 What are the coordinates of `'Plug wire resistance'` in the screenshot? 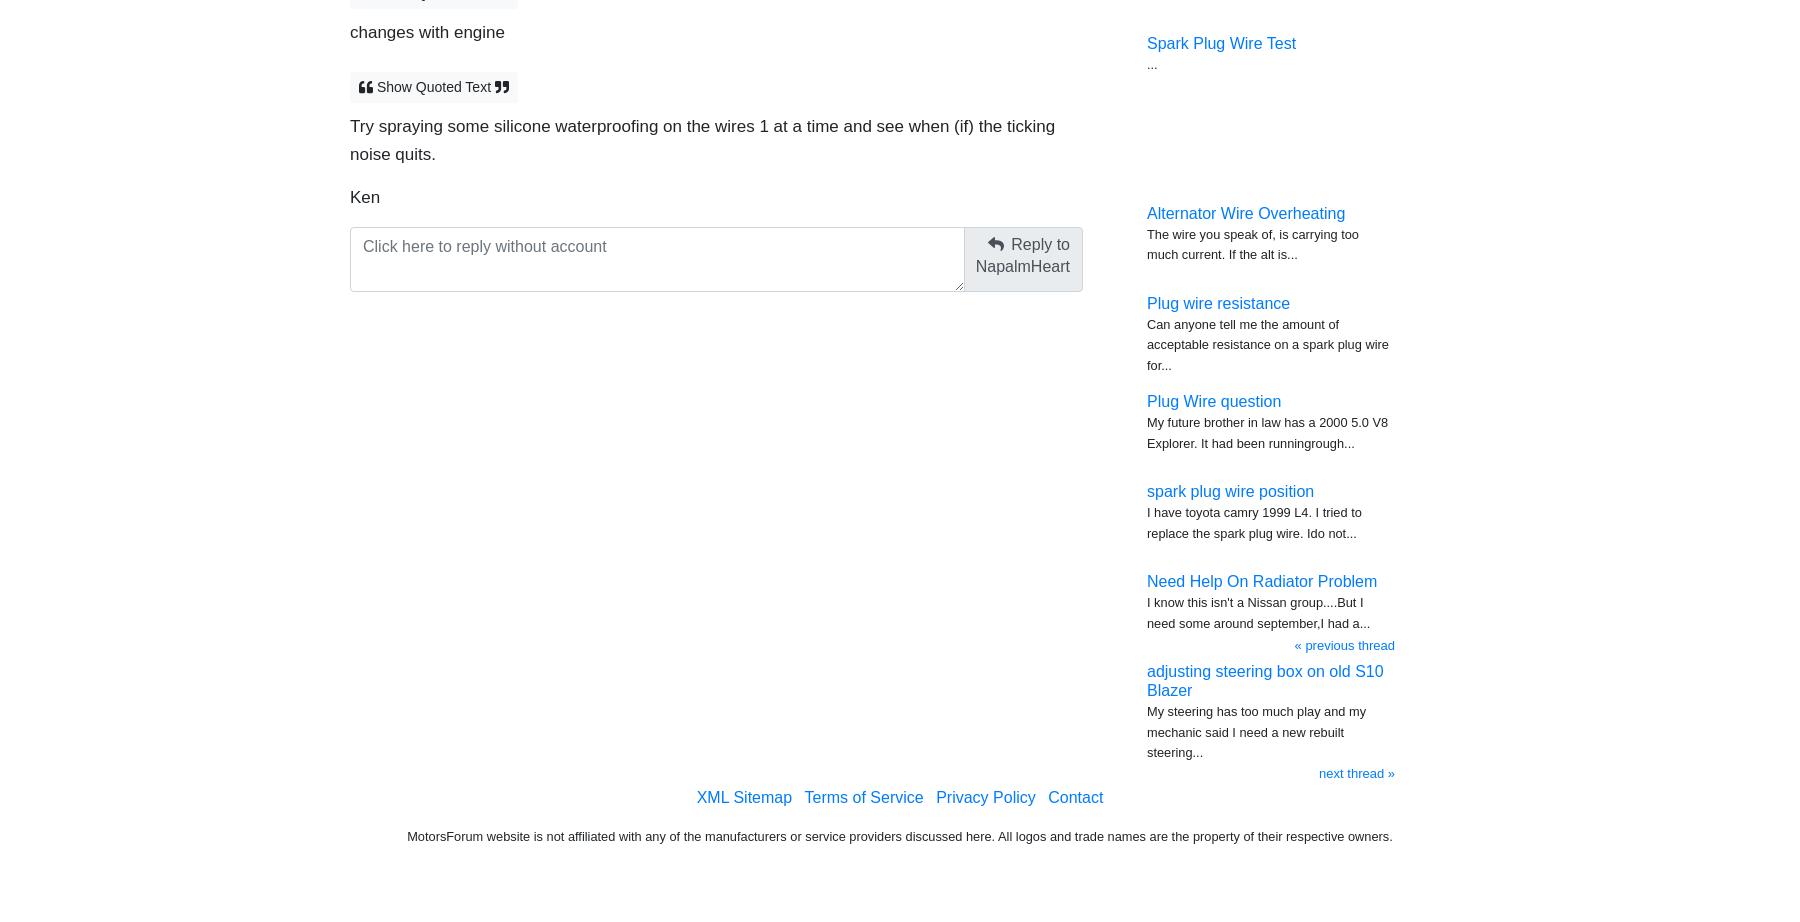 It's located at (1217, 301).